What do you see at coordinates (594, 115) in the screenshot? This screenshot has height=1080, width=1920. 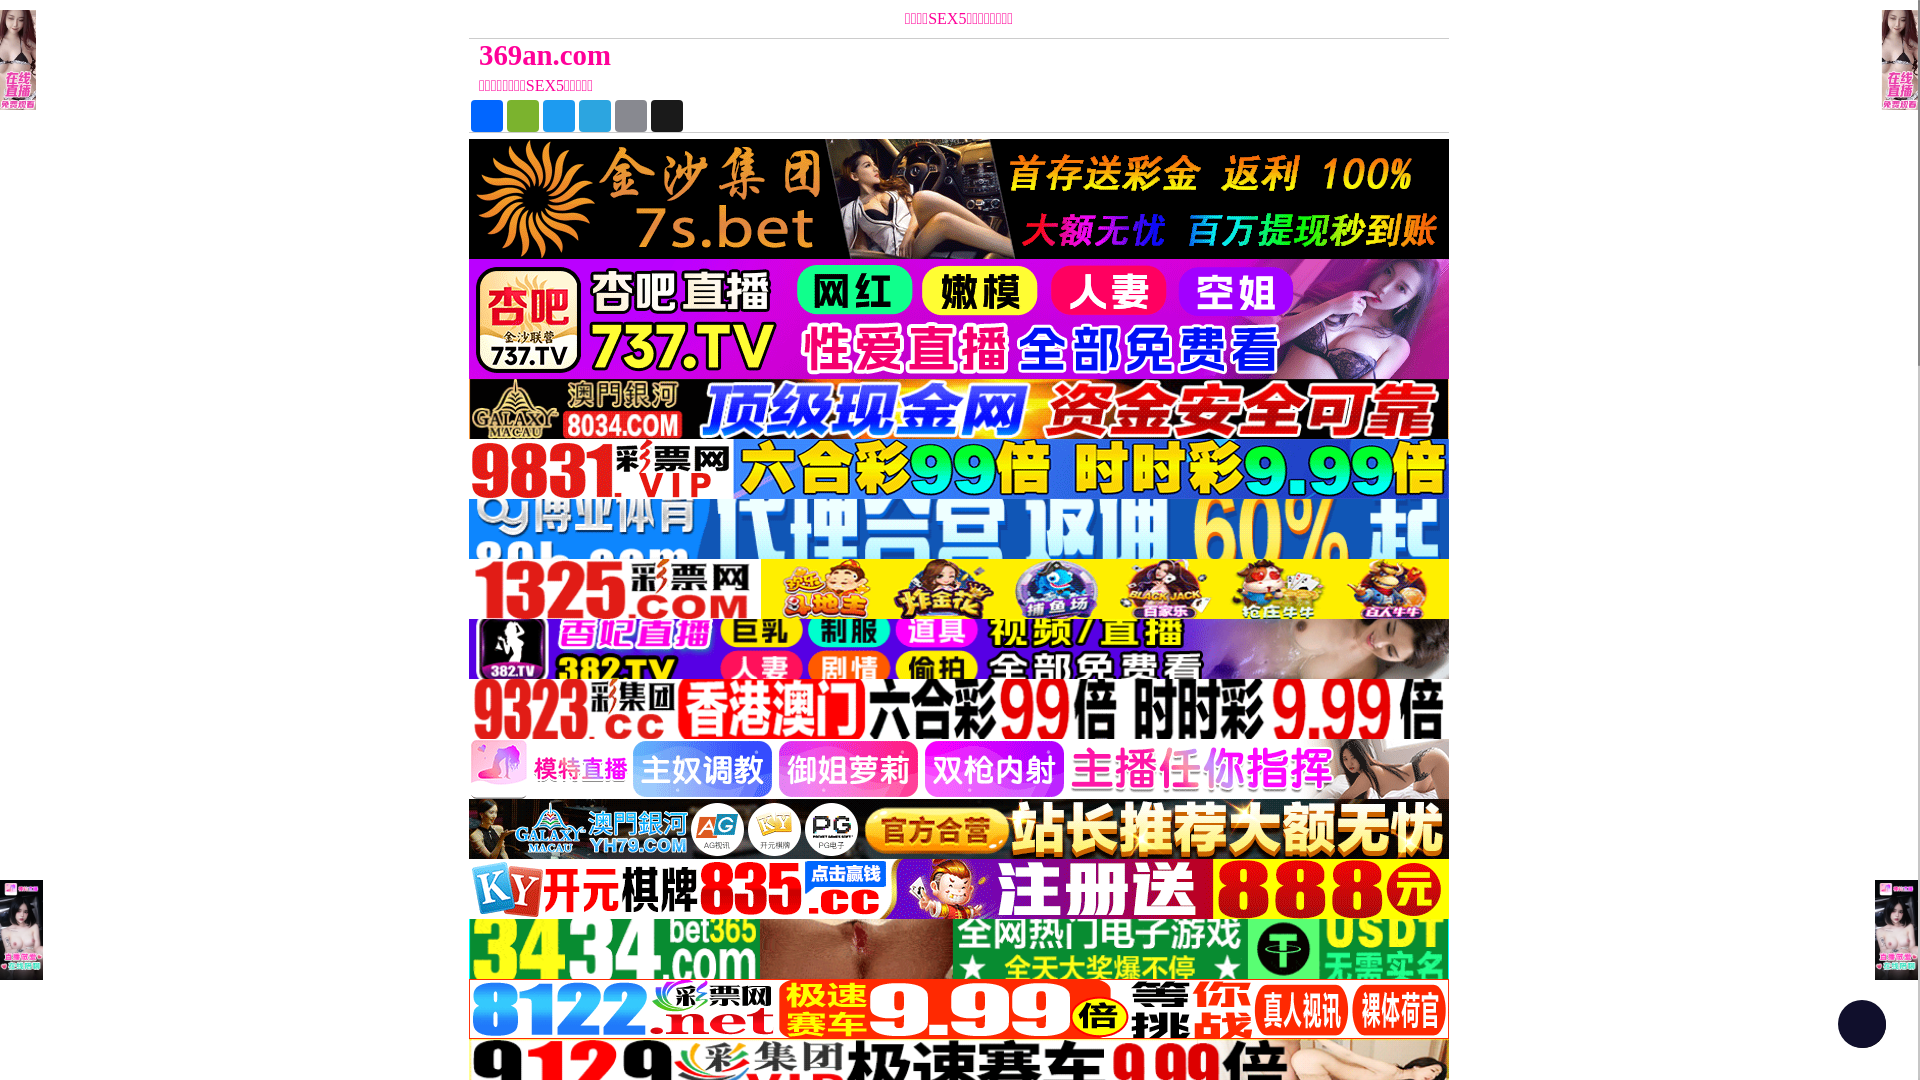 I see `'Telegram'` at bounding box center [594, 115].